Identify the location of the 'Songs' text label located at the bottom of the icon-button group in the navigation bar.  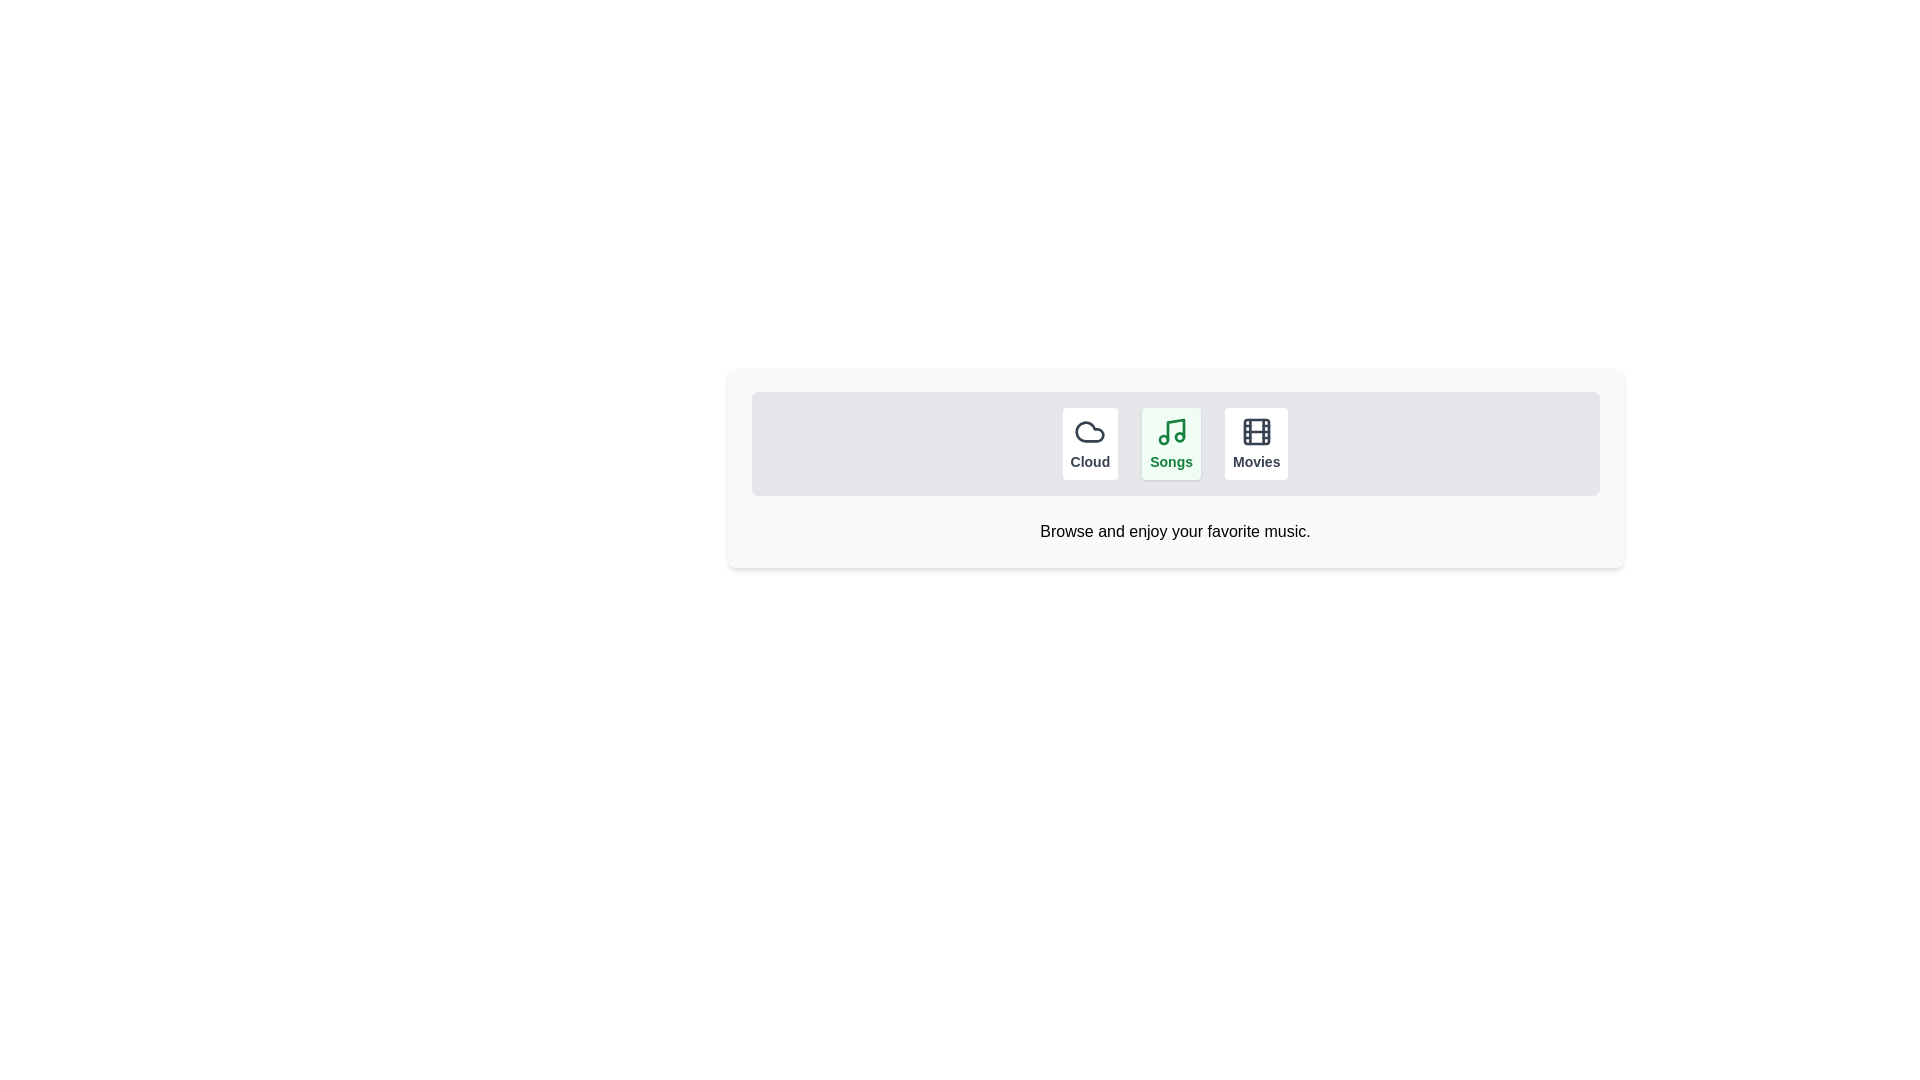
(1171, 462).